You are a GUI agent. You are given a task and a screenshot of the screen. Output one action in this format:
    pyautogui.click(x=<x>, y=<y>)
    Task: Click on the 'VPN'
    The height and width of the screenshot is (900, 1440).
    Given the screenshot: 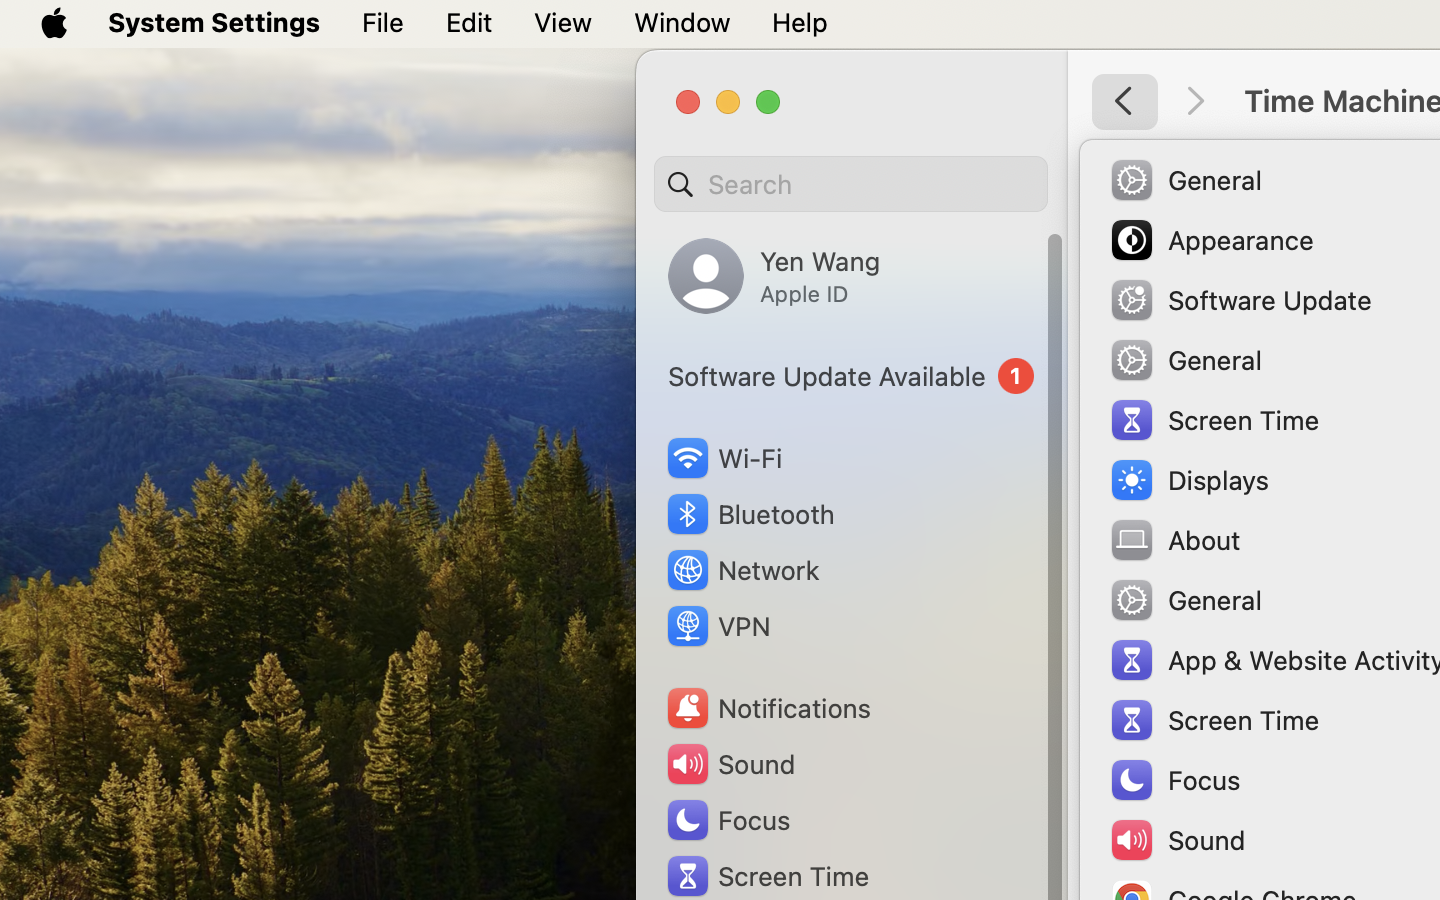 What is the action you would take?
    pyautogui.click(x=716, y=626)
    